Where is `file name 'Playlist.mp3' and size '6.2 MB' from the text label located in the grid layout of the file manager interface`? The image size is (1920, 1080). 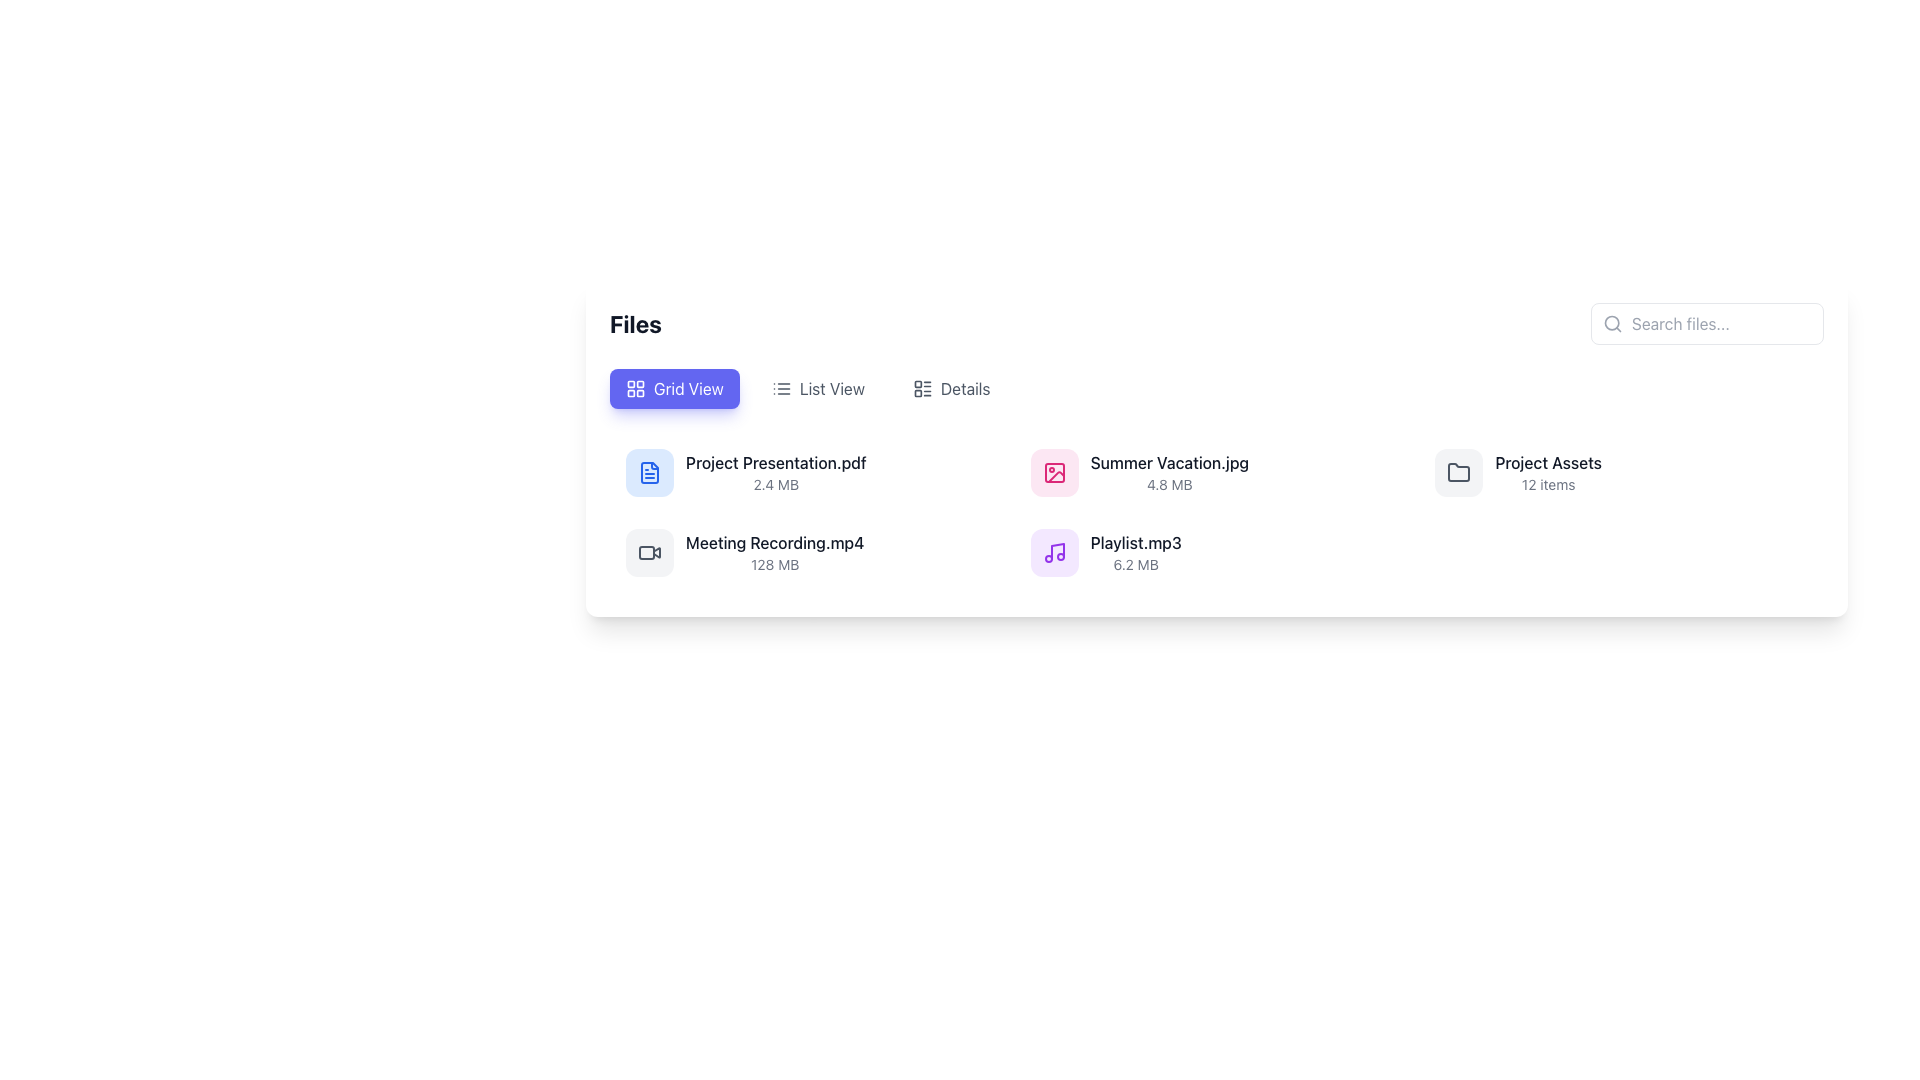 file name 'Playlist.mp3' and size '6.2 MB' from the text label located in the grid layout of the file manager interface is located at coordinates (1136, 552).